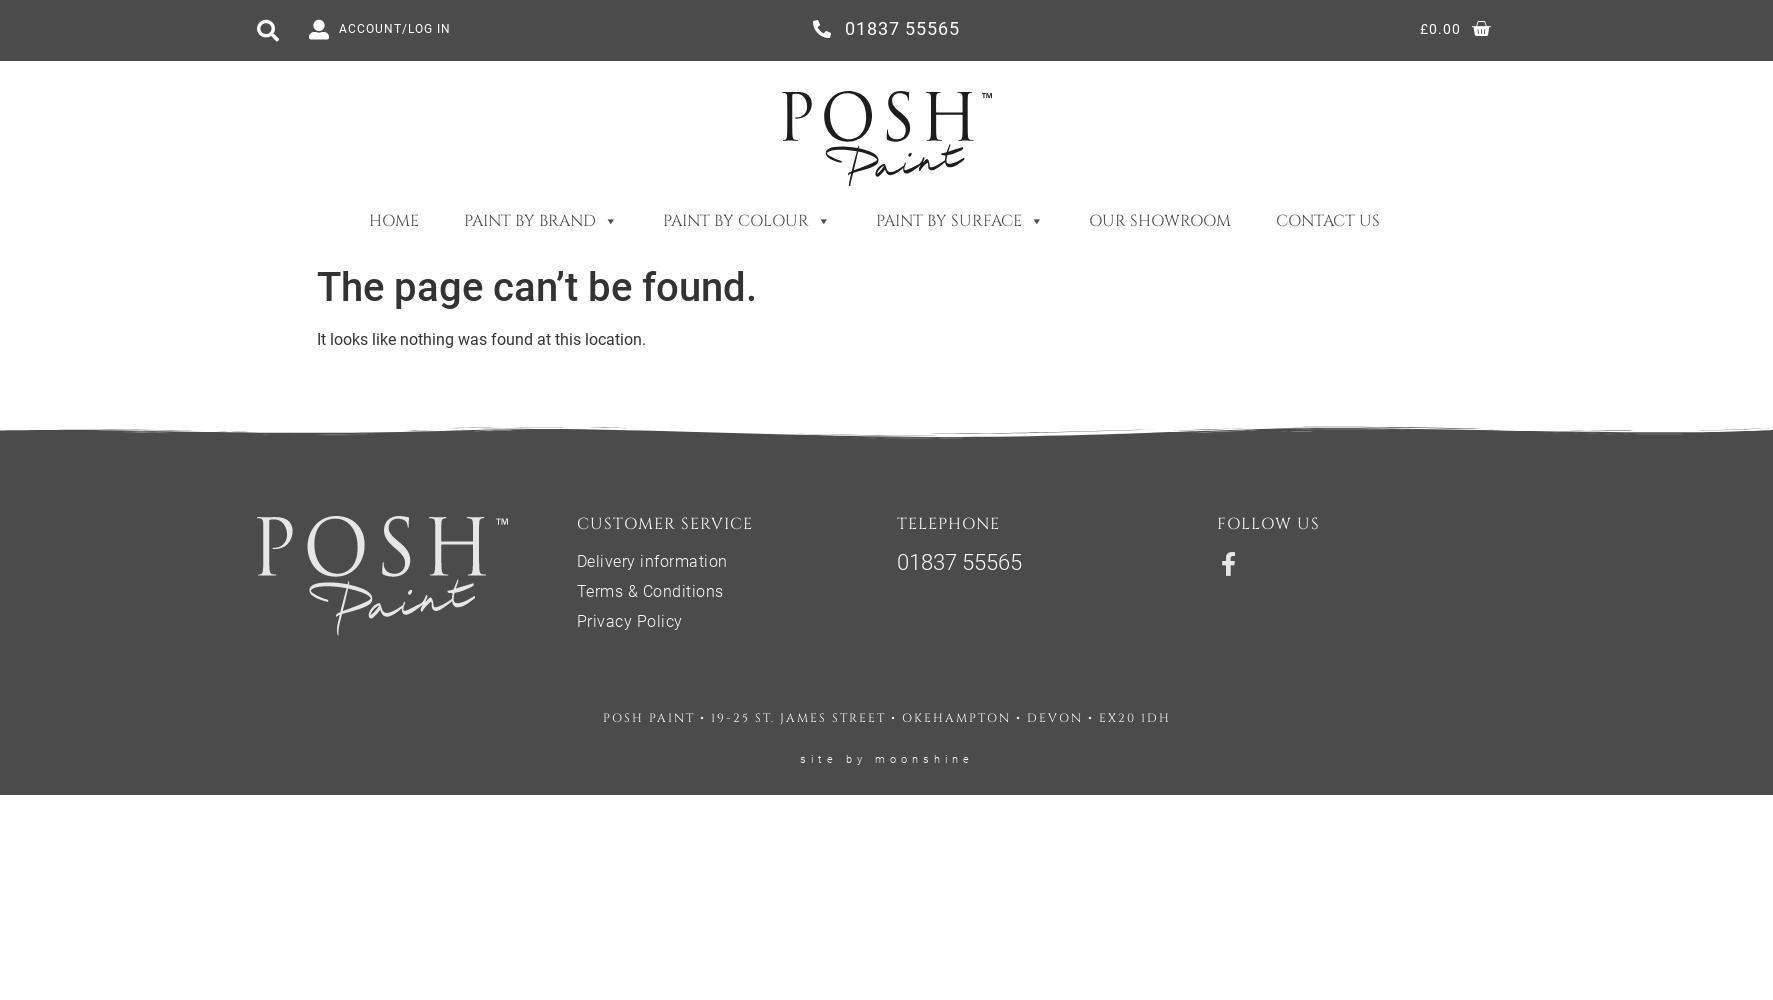  What do you see at coordinates (97, 403) in the screenshot?
I see `'Purples'` at bounding box center [97, 403].